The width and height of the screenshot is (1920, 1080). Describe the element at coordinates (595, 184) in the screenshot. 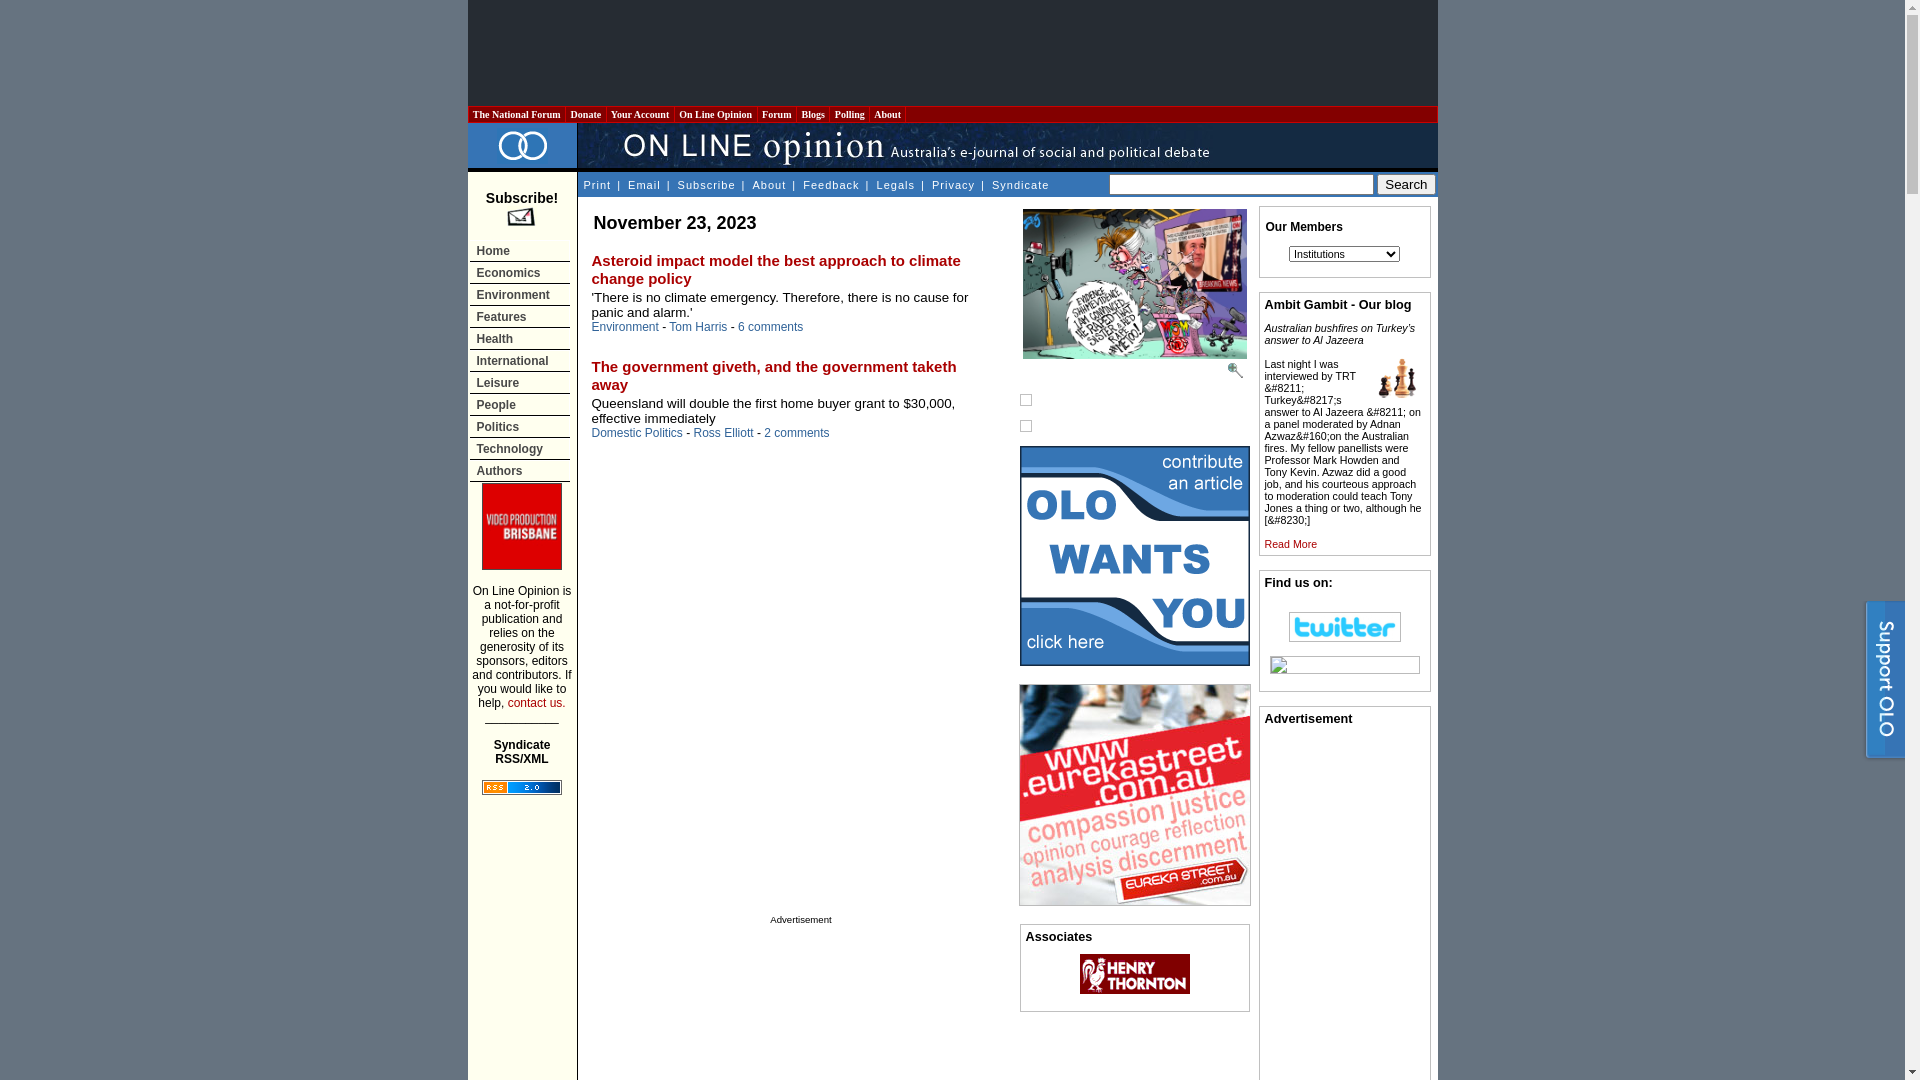

I see `'Print'` at that location.